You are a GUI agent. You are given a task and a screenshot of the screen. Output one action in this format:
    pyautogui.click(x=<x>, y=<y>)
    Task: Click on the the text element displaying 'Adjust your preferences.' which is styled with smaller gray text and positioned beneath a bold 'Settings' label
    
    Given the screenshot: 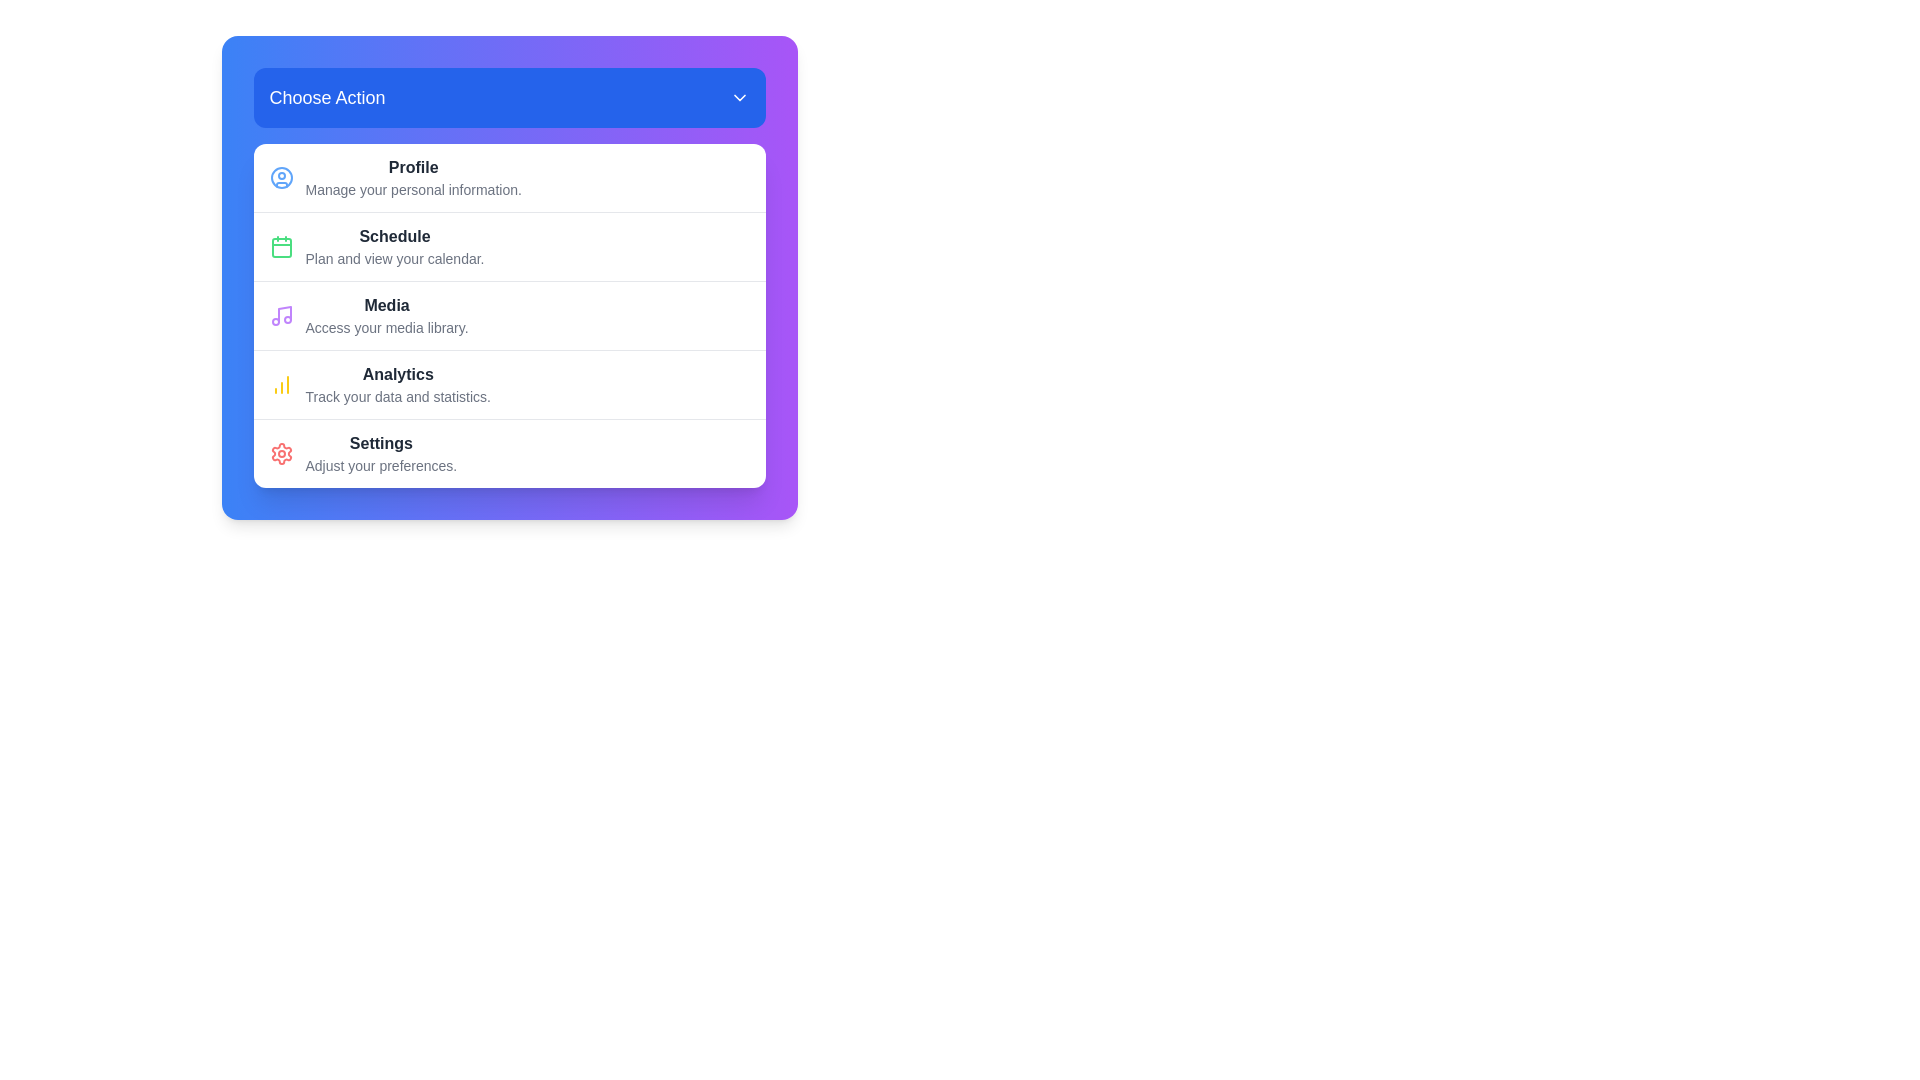 What is the action you would take?
    pyautogui.click(x=381, y=466)
    